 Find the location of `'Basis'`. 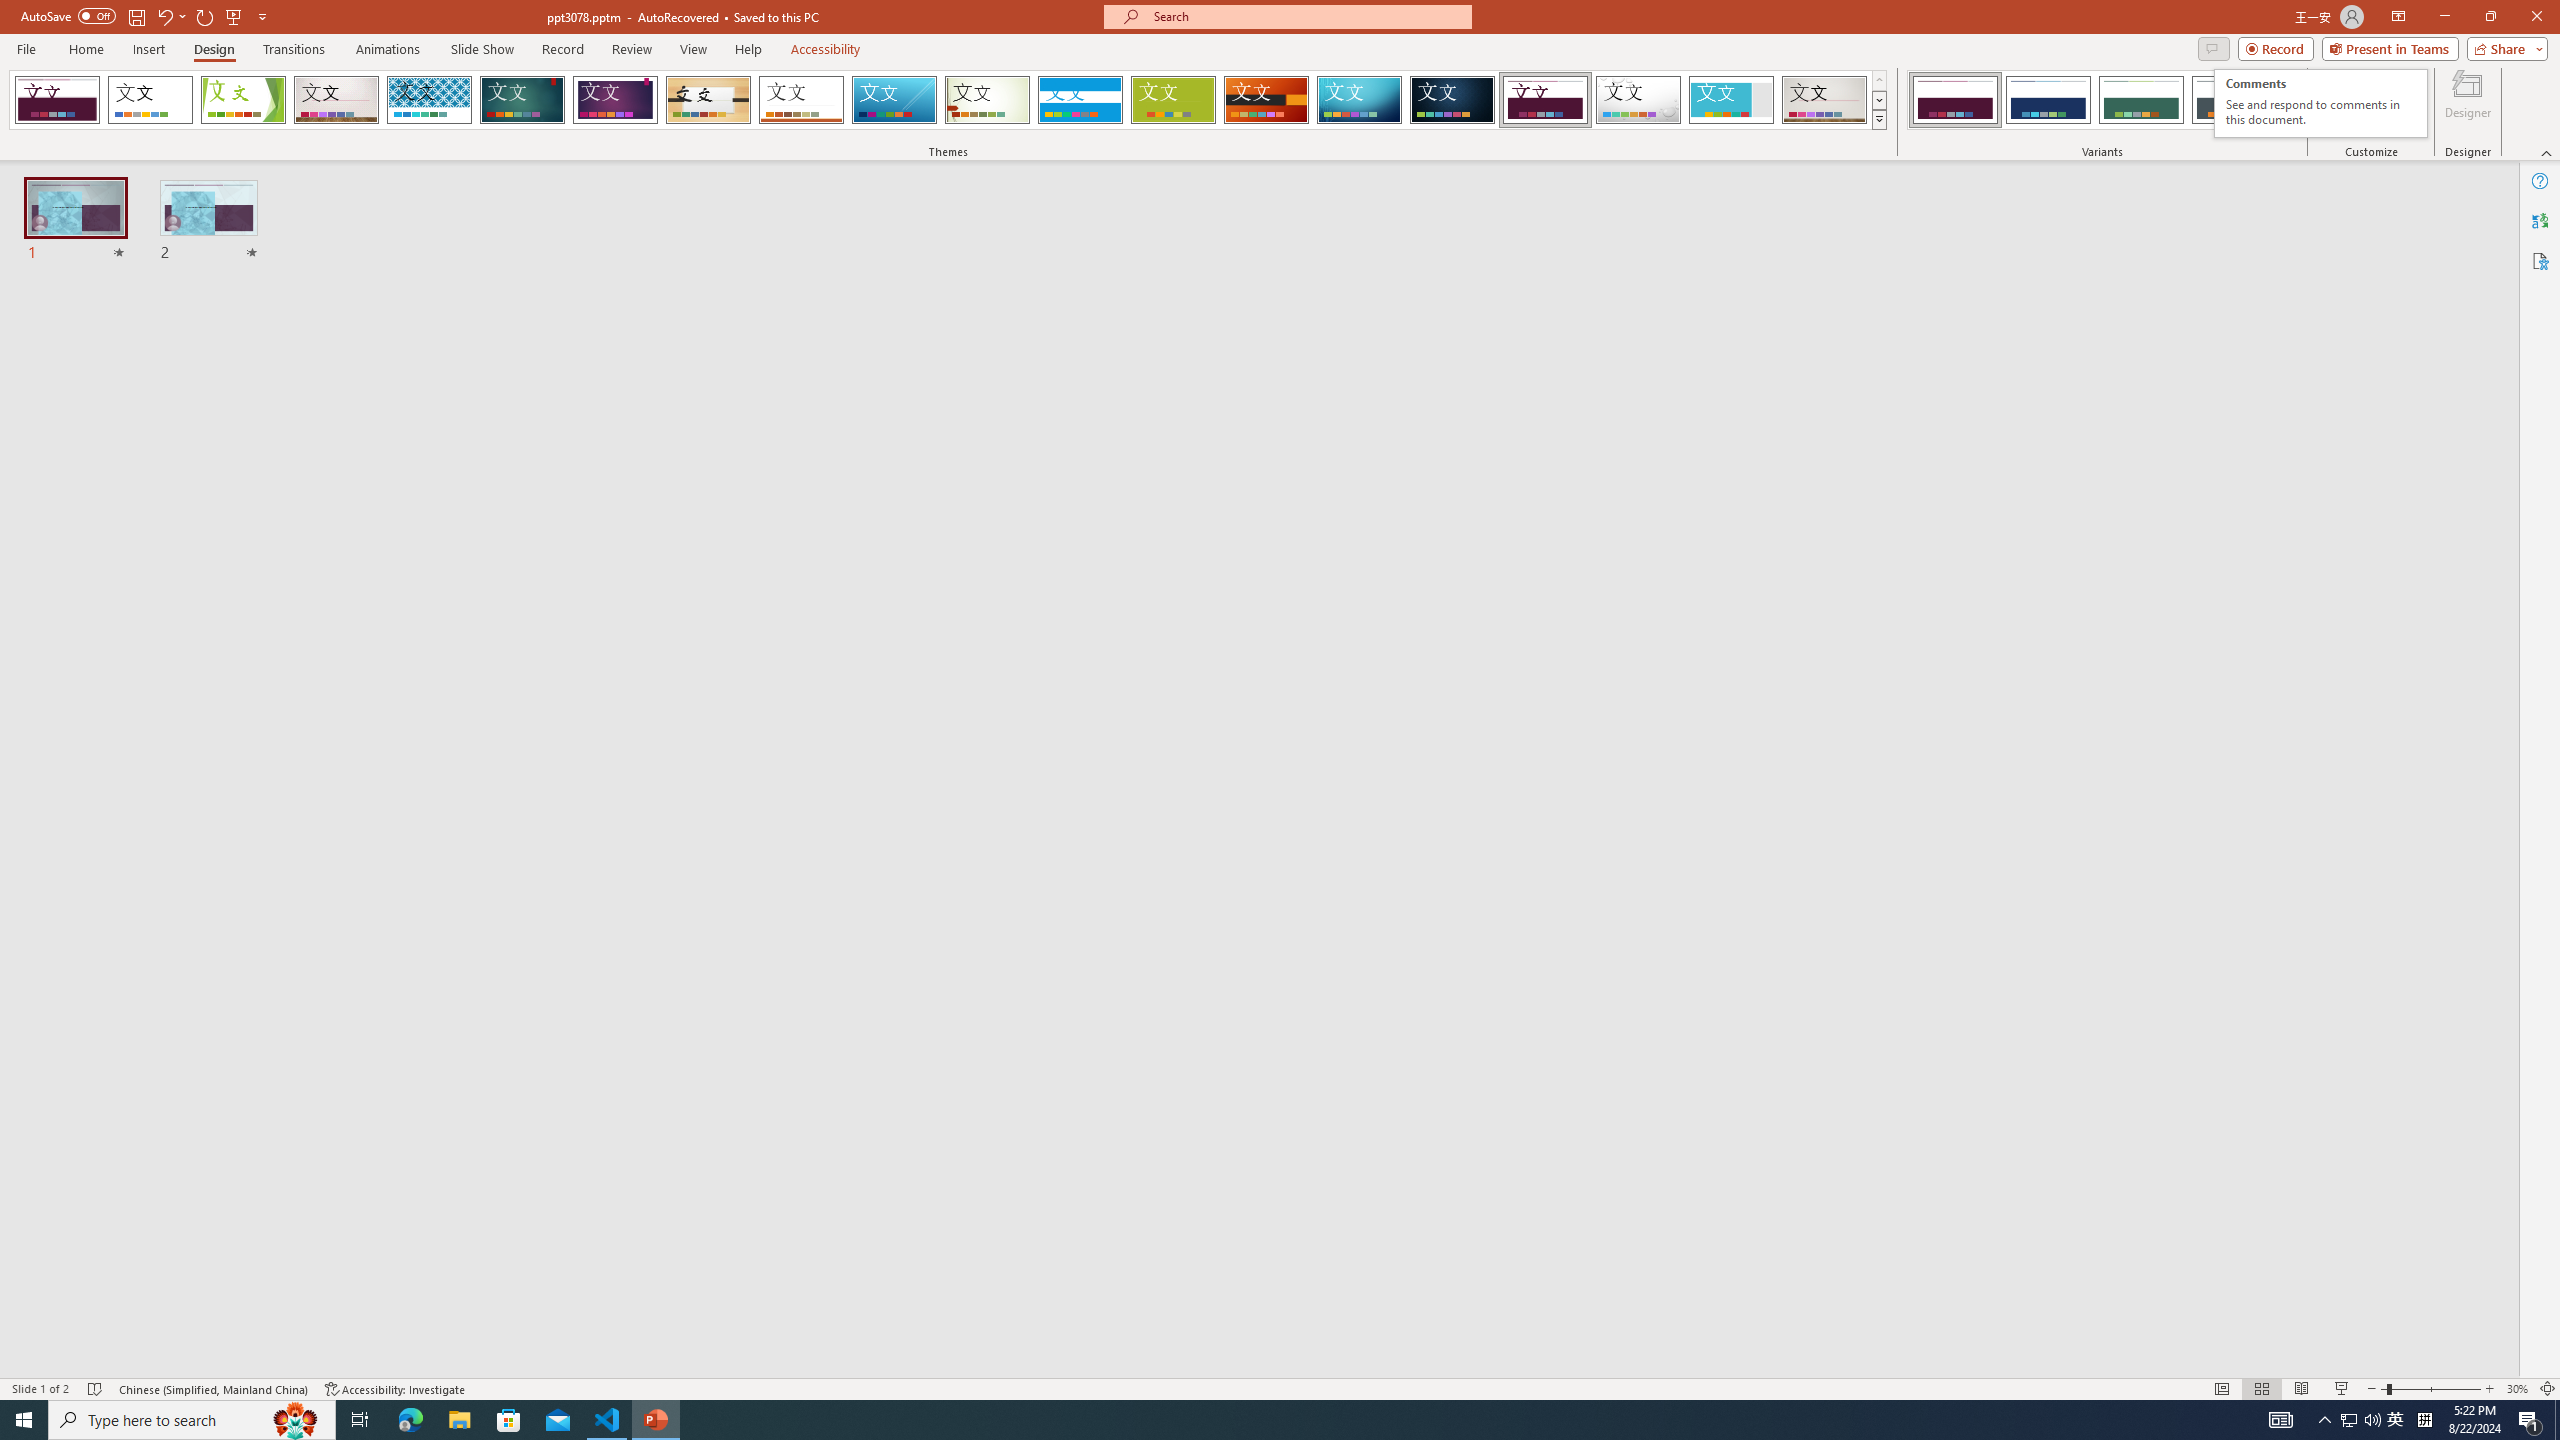

'Basis' is located at coordinates (1173, 99).